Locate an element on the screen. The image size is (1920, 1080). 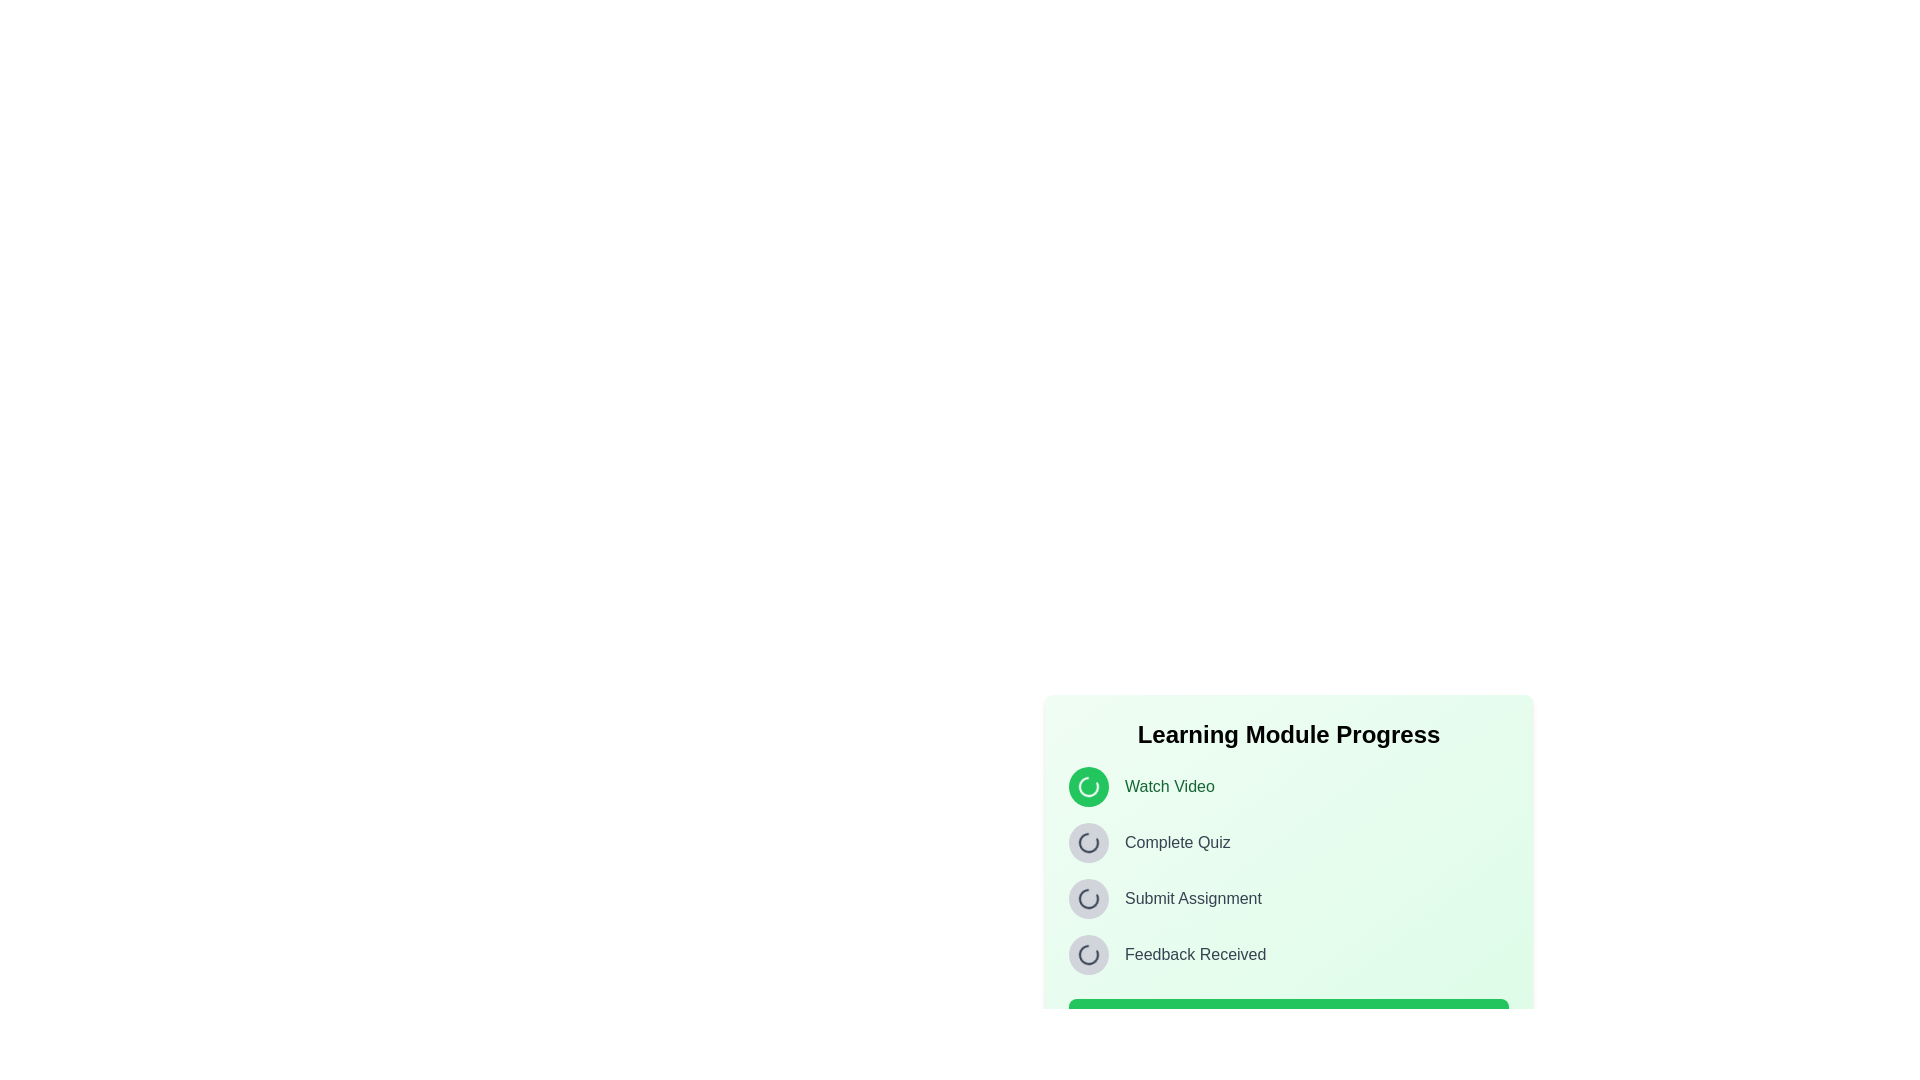
the circular spinning loader icon, which is part of the status indicators for tasks in the learning module, located to the left of the 'Submit Assignment' text is located at coordinates (1088, 897).